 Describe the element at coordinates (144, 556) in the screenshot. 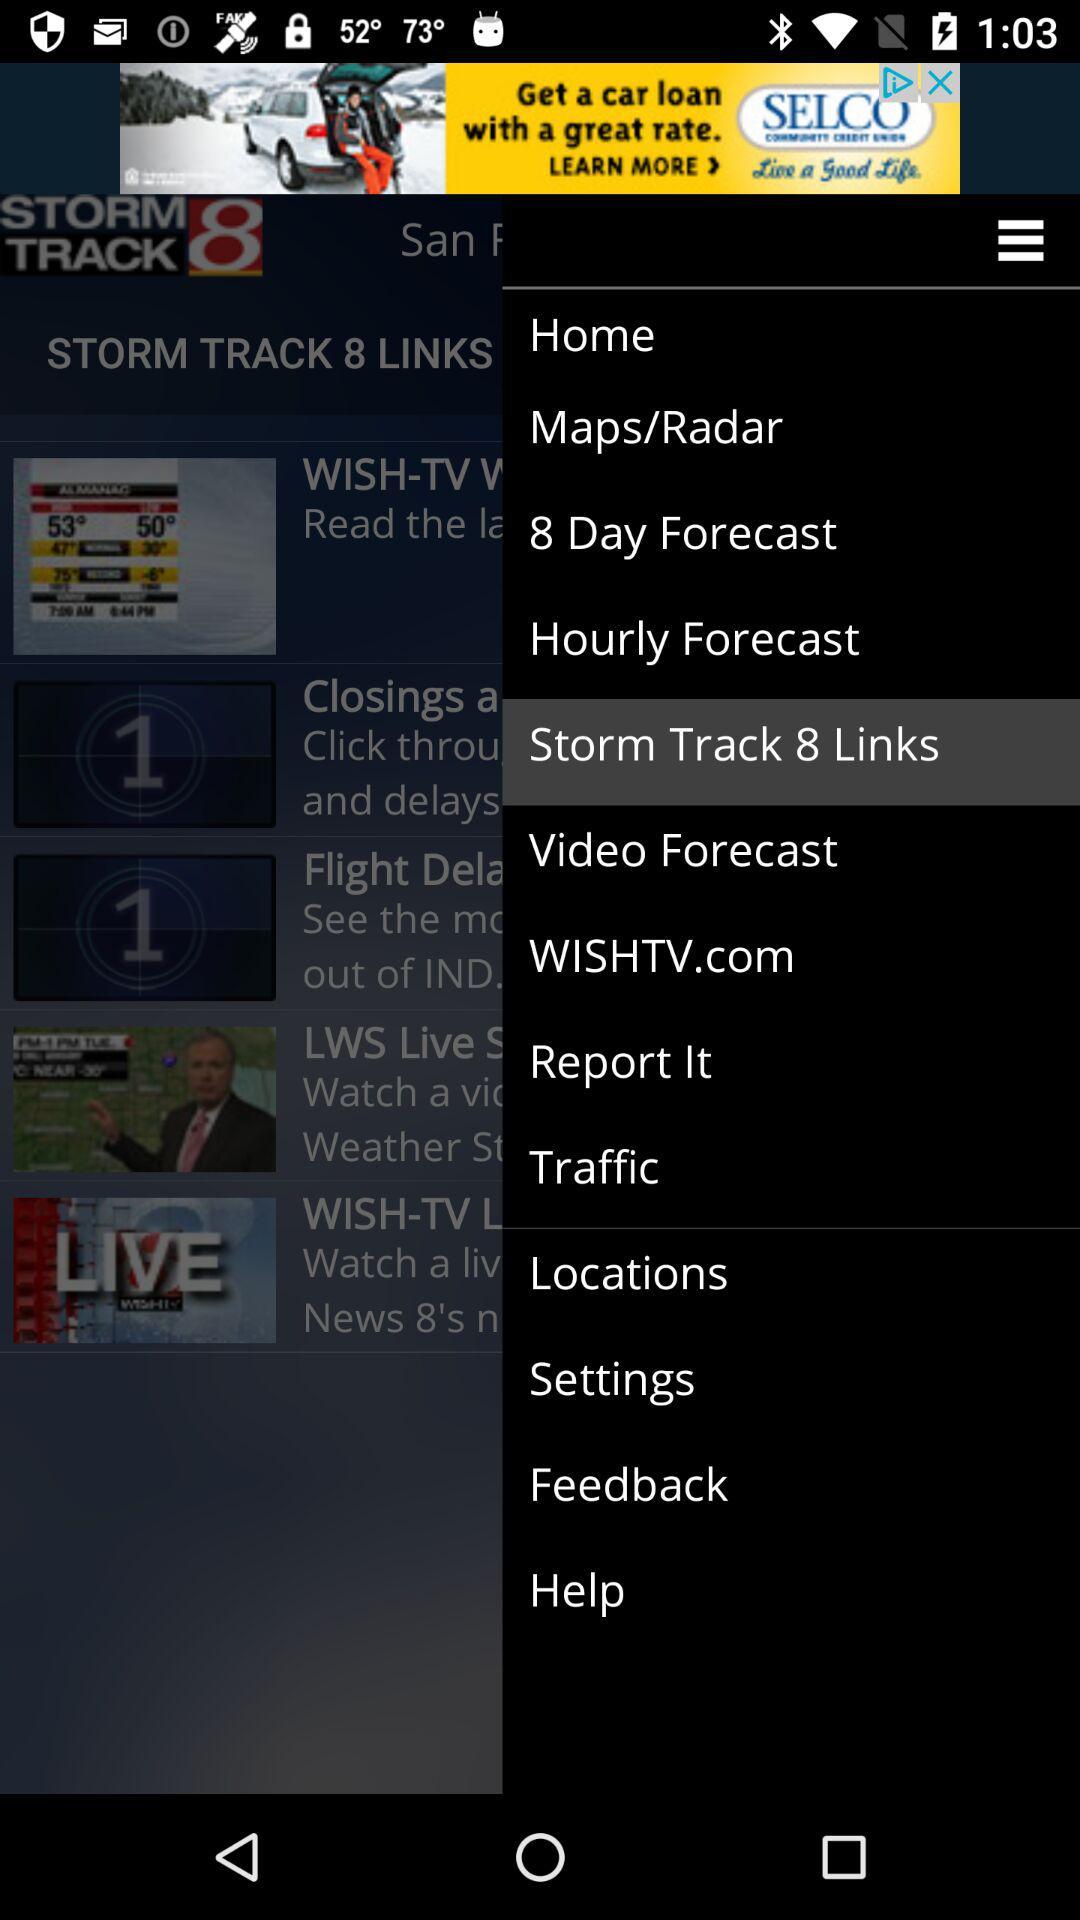

I see `the first image below storm track 8 links` at that location.